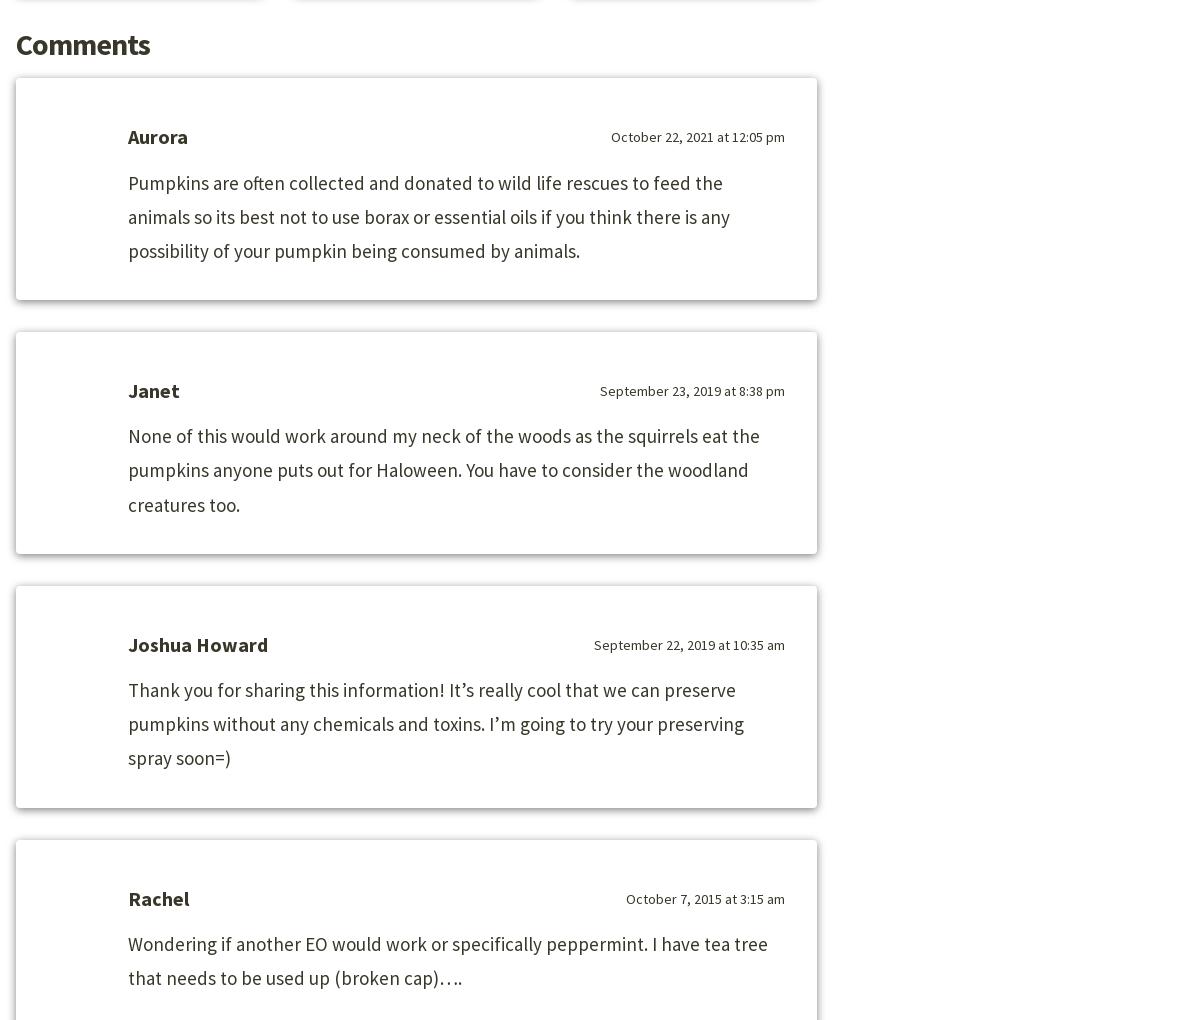 This screenshot has width=1200, height=1020. What do you see at coordinates (698, 136) in the screenshot?
I see `'October 22, 2021 at 12:05 pm'` at bounding box center [698, 136].